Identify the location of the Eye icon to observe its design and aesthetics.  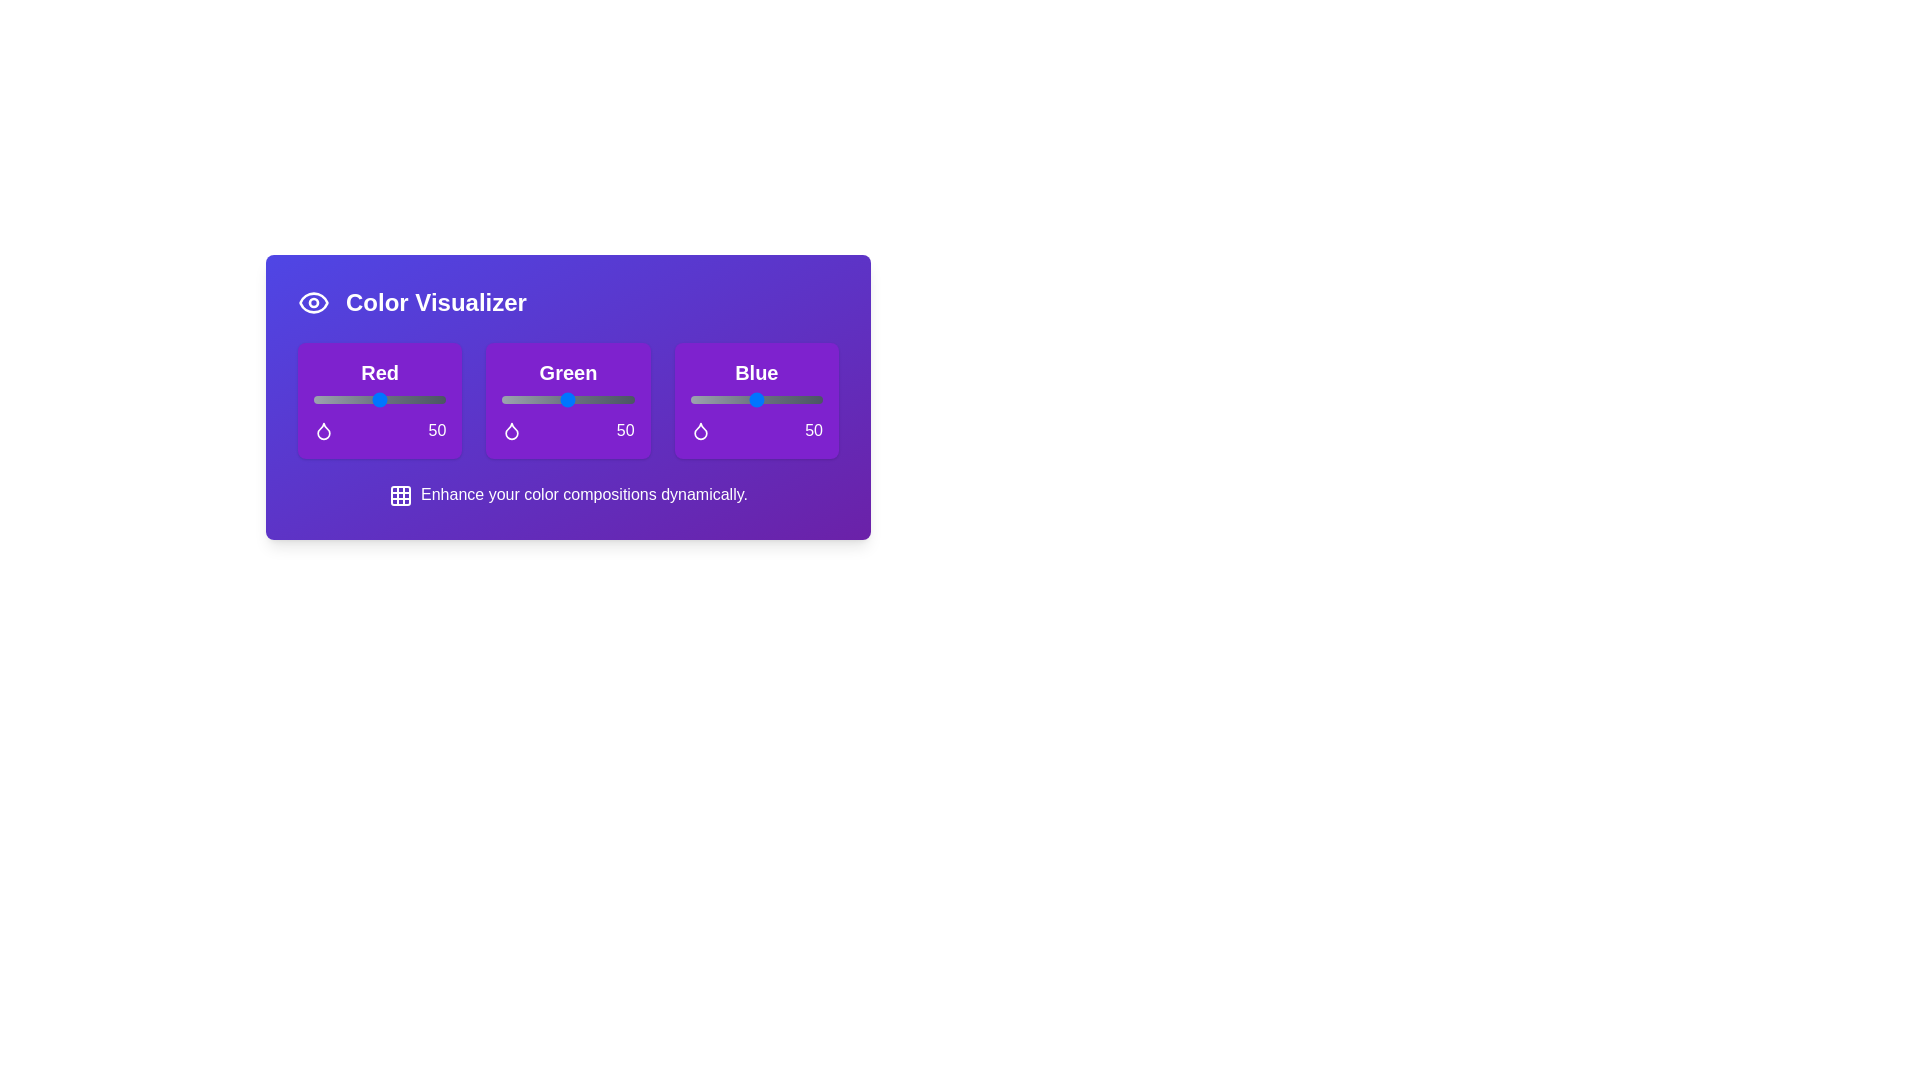
(312, 303).